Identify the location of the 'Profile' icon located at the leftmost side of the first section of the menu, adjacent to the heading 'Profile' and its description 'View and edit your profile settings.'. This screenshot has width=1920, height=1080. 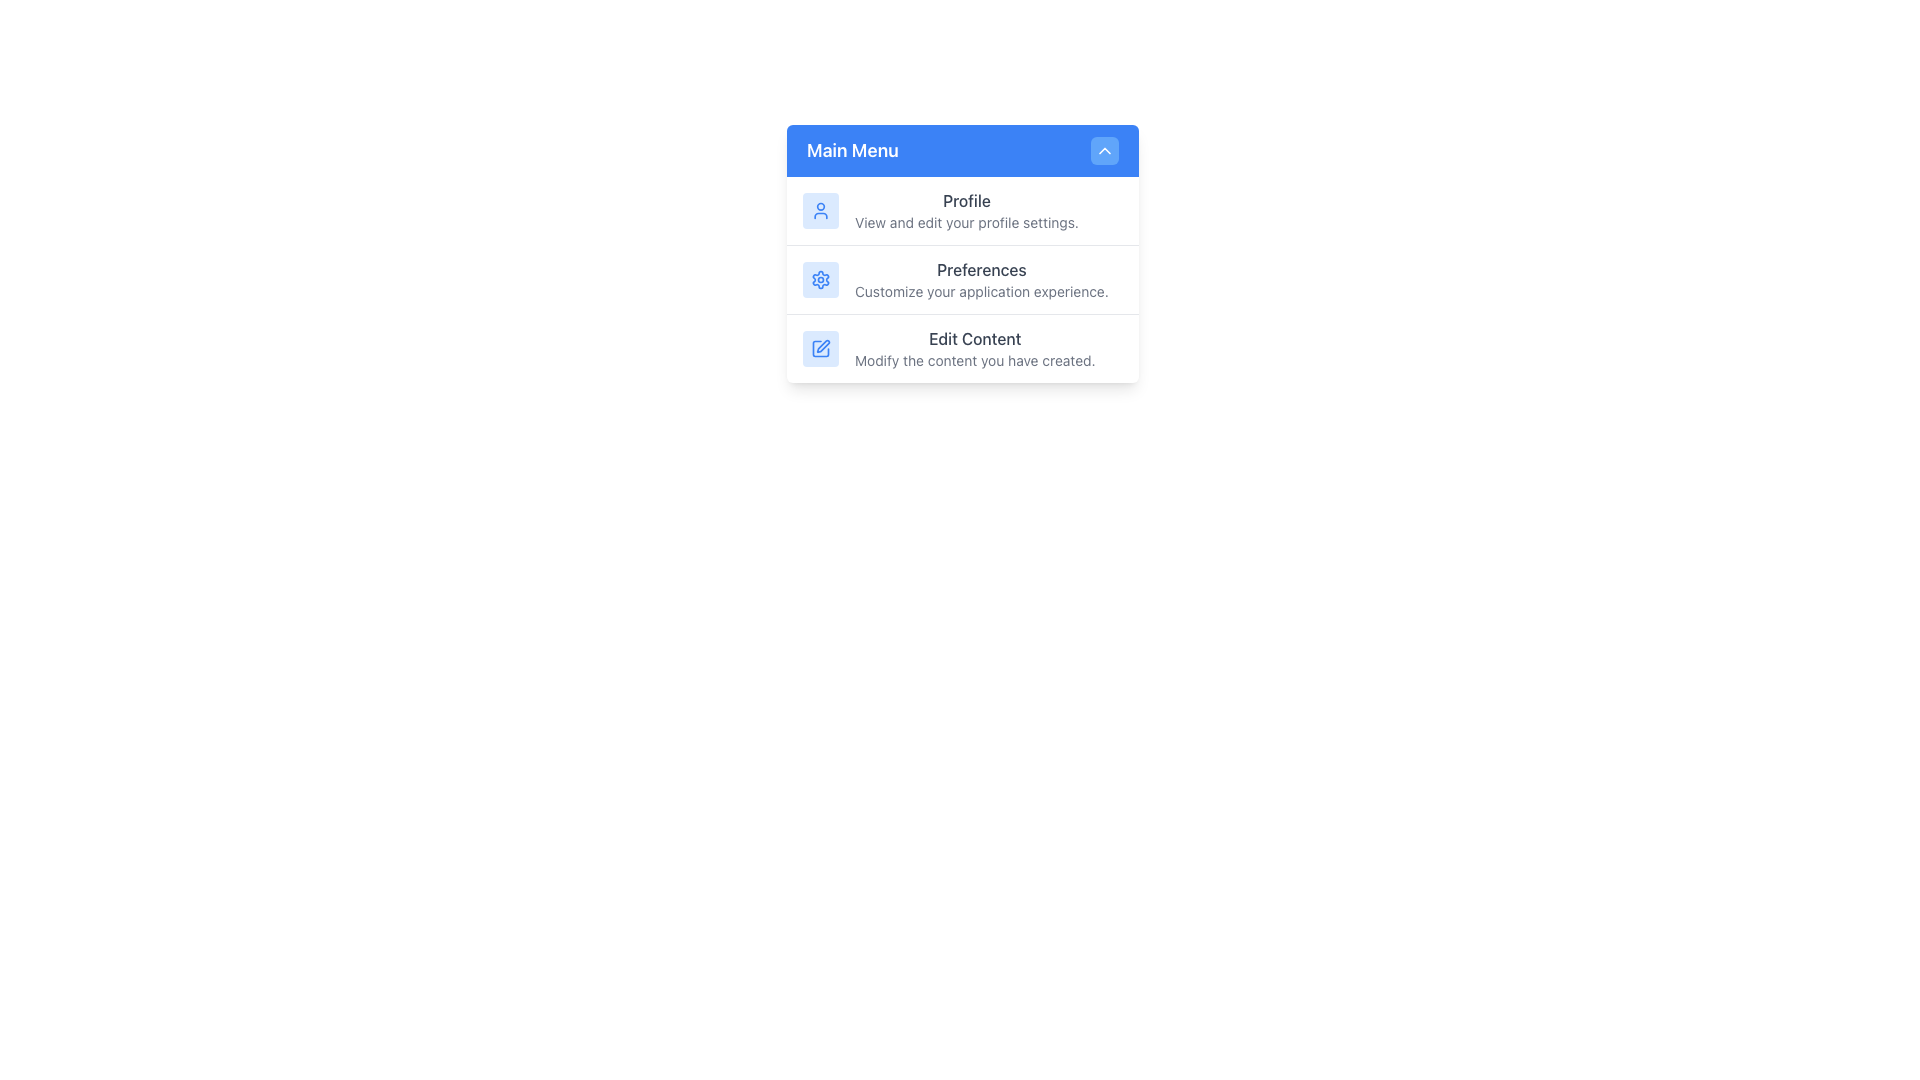
(820, 211).